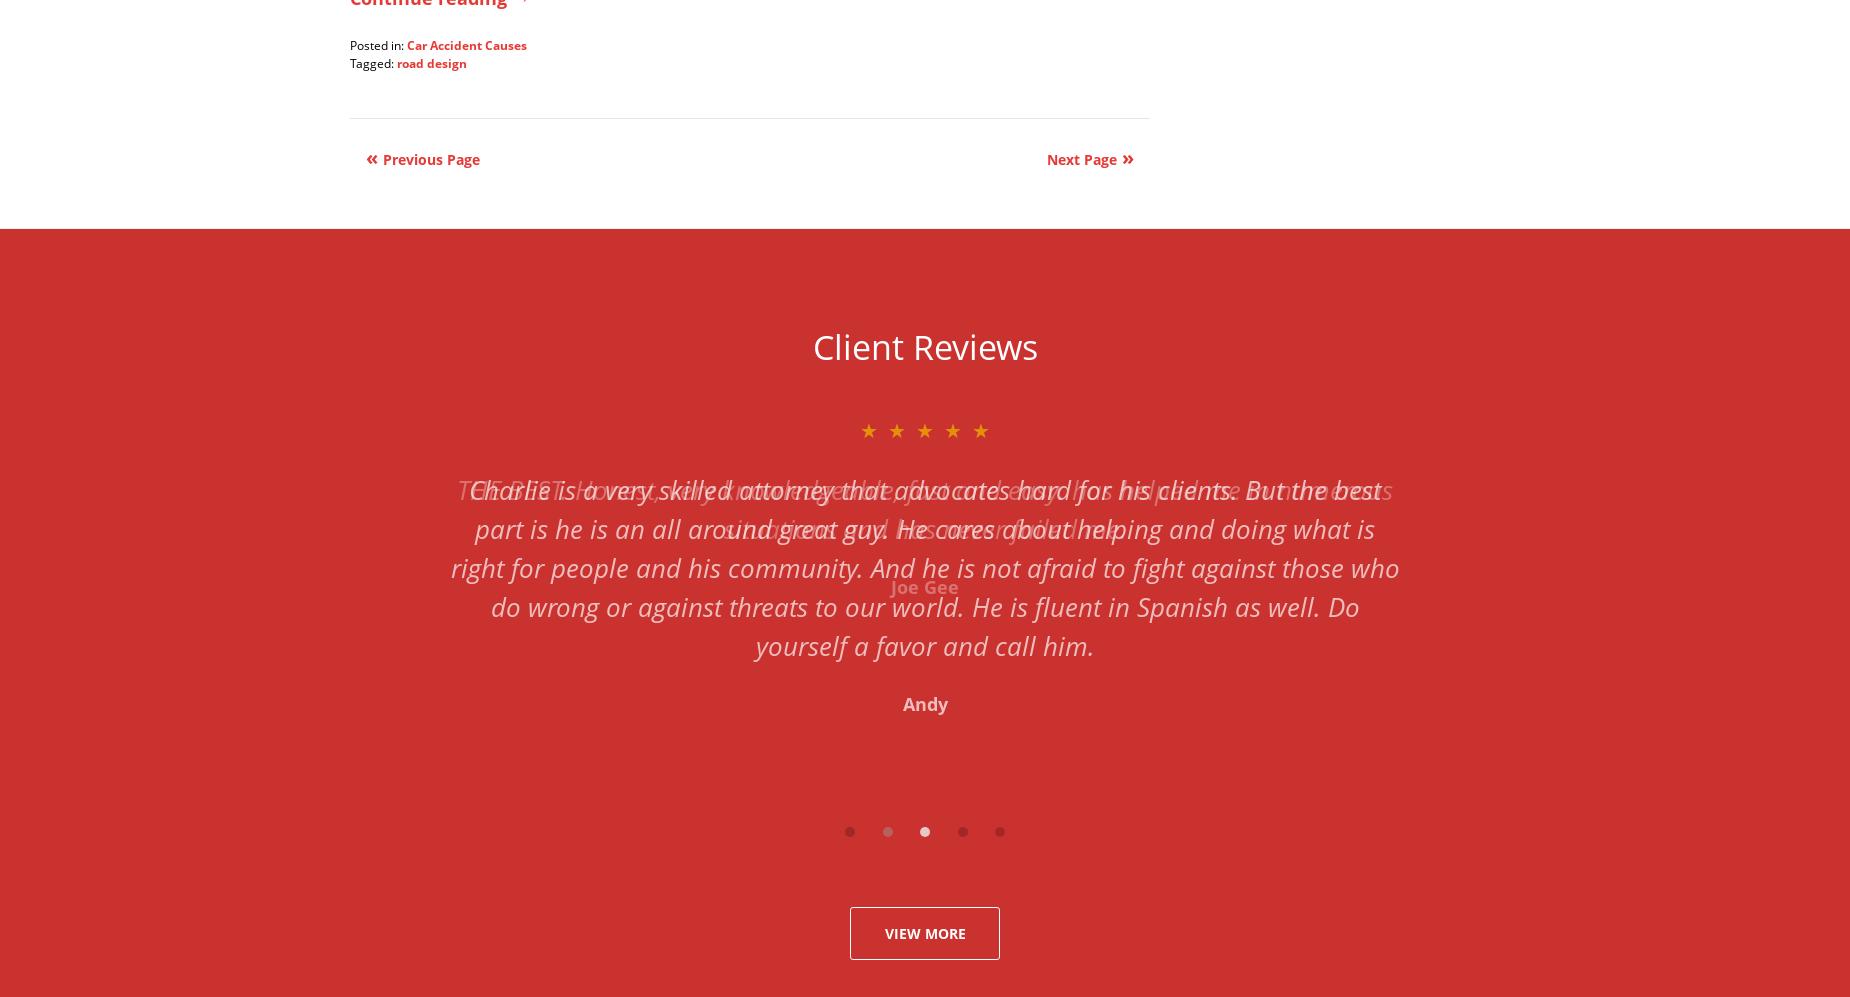  I want to click on 'Client Reviews', so click(924, 344).